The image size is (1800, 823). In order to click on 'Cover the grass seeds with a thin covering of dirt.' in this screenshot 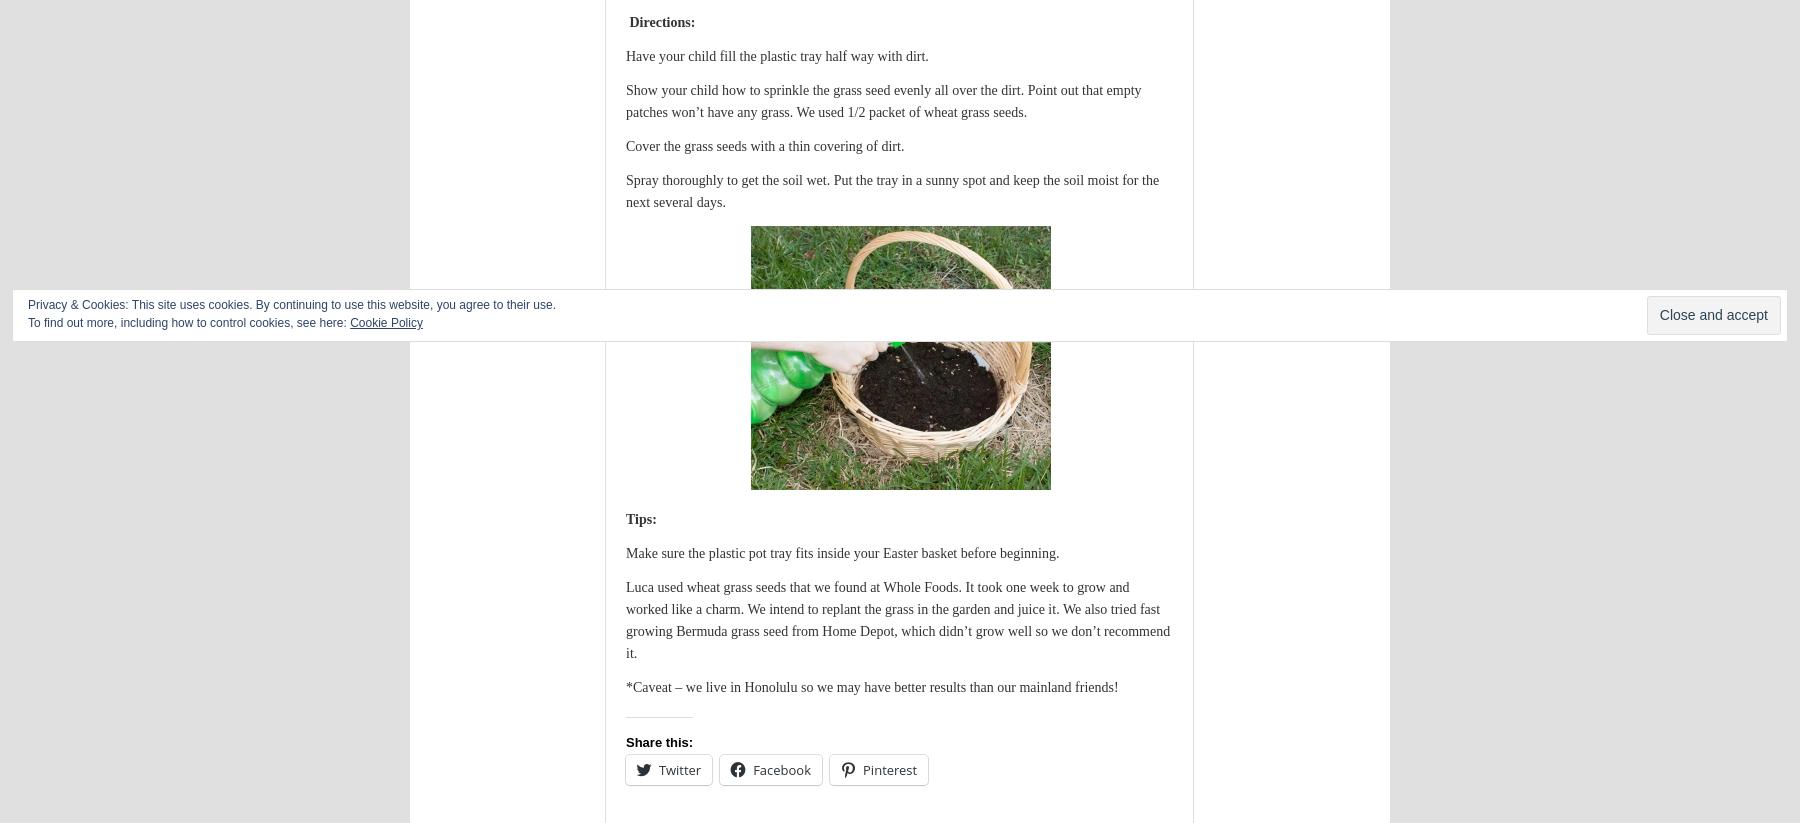, I will do `click(626, 146)`.